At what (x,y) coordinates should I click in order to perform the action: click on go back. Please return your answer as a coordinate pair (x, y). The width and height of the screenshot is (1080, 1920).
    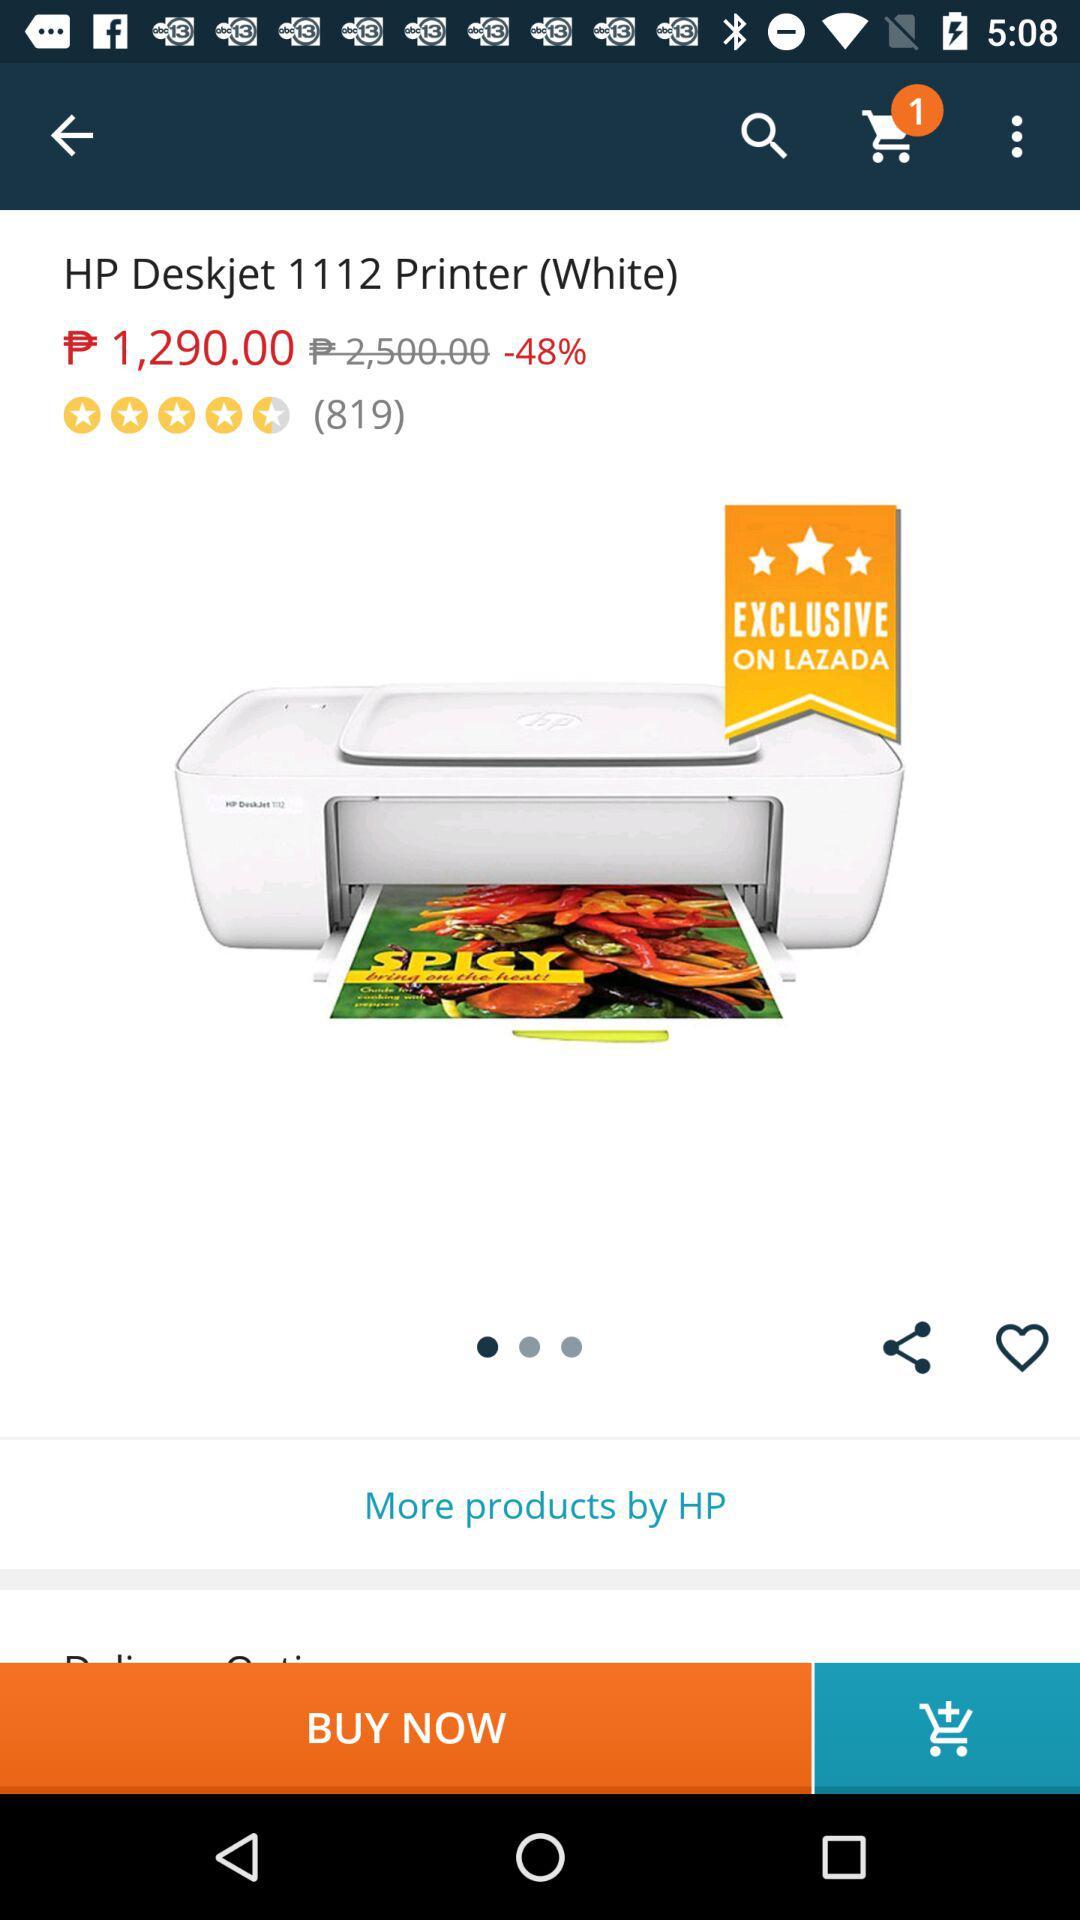
    Looking at the image, I should click on (72, 135).